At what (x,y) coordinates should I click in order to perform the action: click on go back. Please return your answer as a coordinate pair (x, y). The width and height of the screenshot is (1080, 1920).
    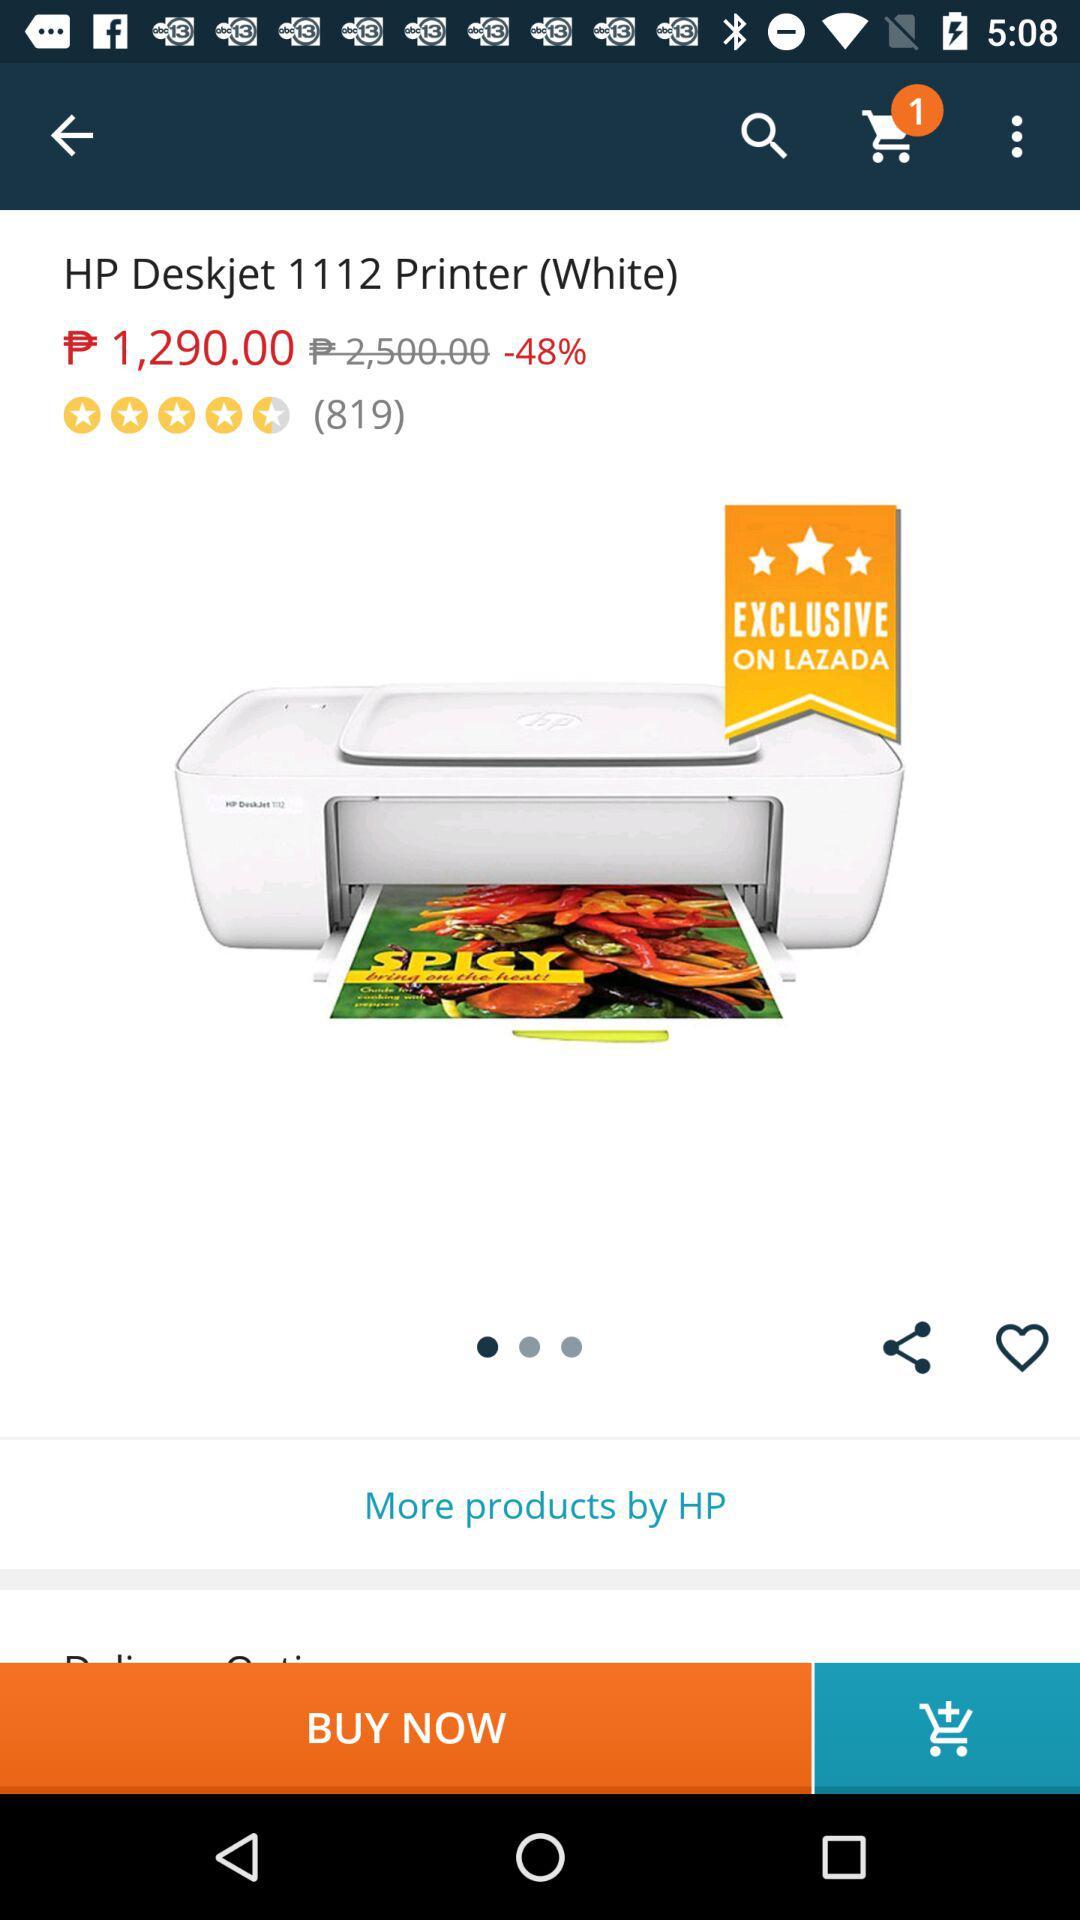
    Looking at the image, I should click on (72, 135).